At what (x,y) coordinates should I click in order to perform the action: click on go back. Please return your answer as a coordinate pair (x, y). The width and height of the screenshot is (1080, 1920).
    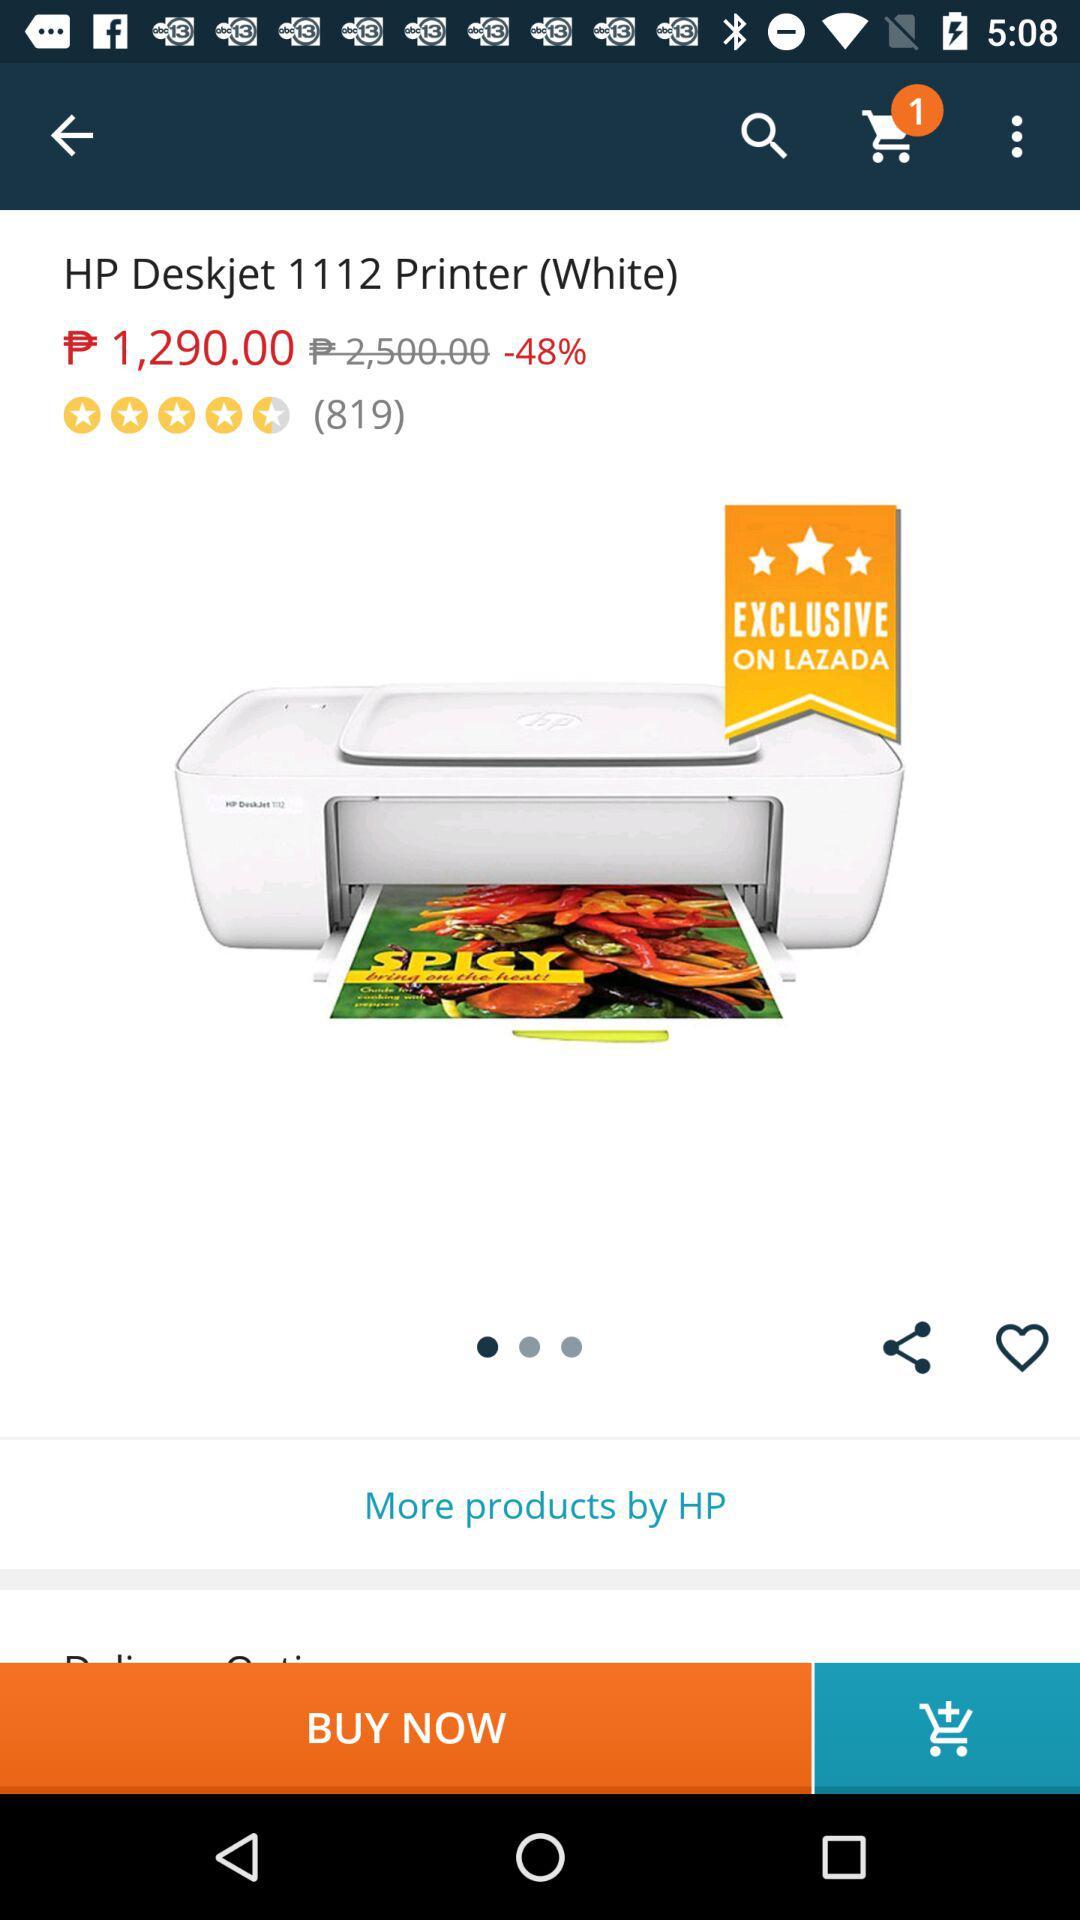
    Looking at the image, I should click on (72, 135).